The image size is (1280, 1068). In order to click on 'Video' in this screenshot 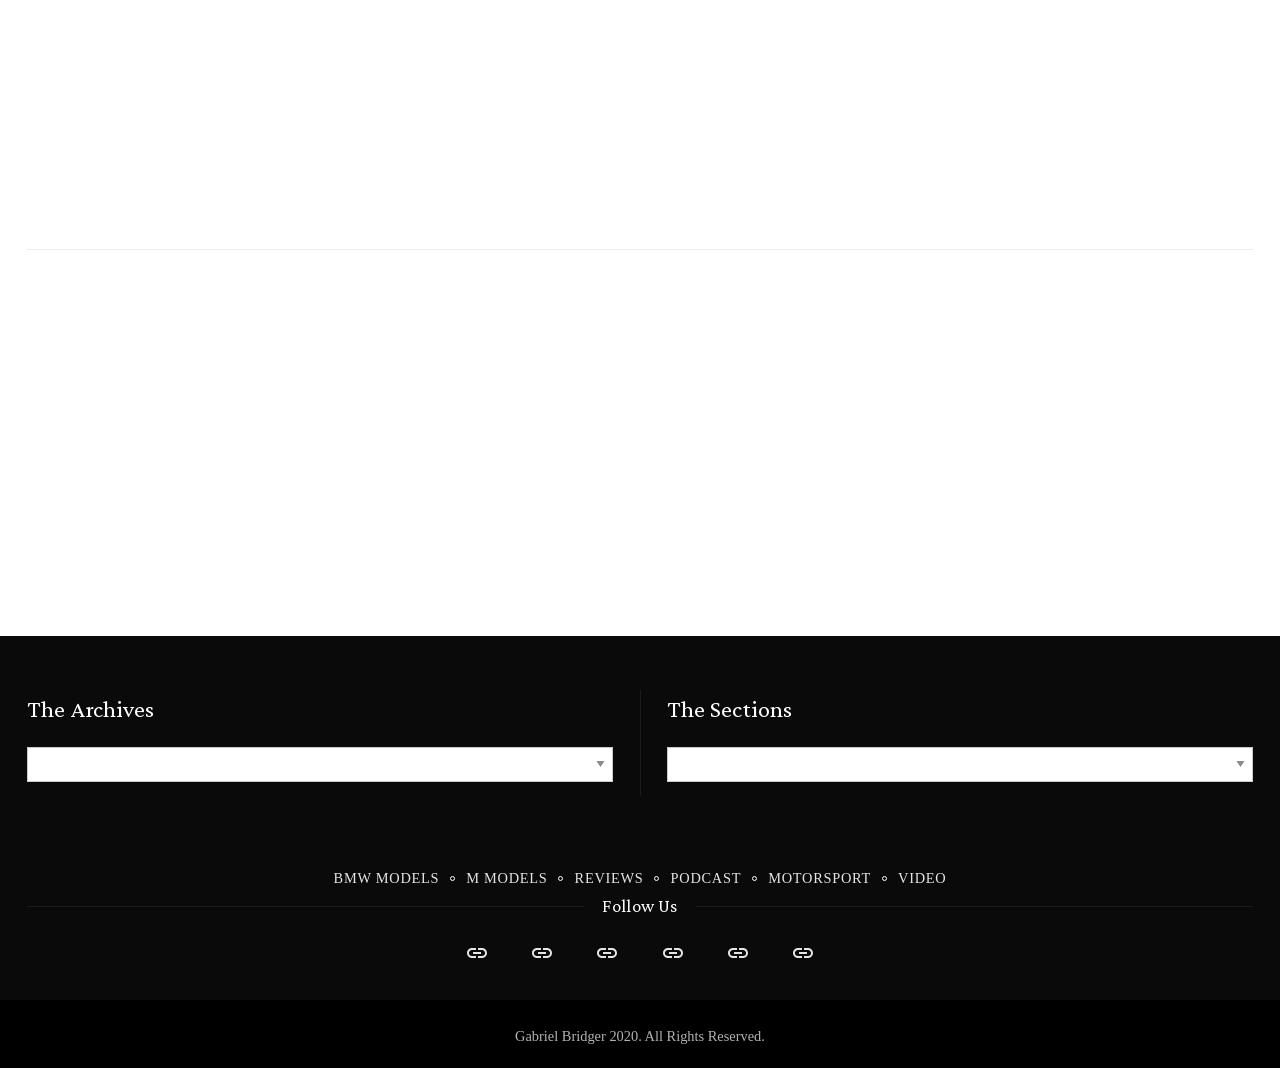, I will do `click(920, 876)`.